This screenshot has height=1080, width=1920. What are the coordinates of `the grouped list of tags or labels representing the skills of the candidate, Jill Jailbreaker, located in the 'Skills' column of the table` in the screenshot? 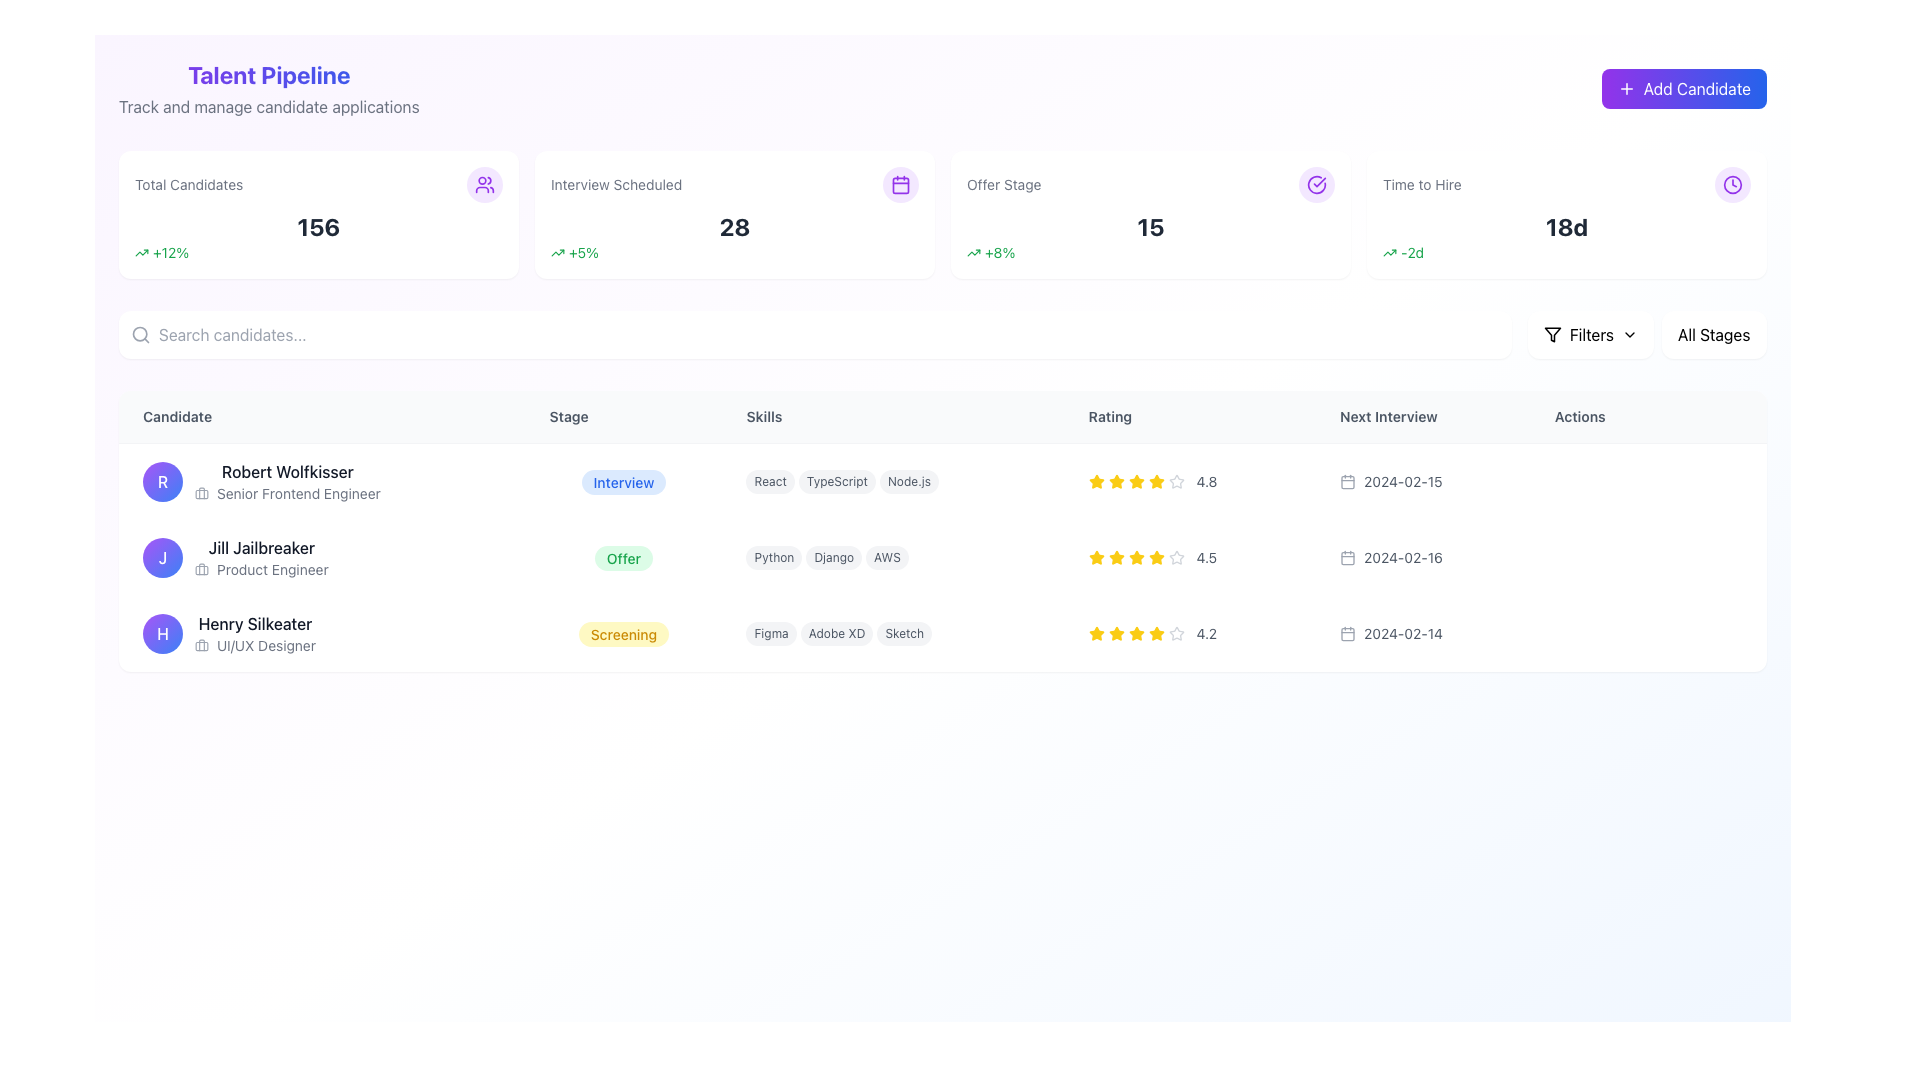 It's located at (892, 558).